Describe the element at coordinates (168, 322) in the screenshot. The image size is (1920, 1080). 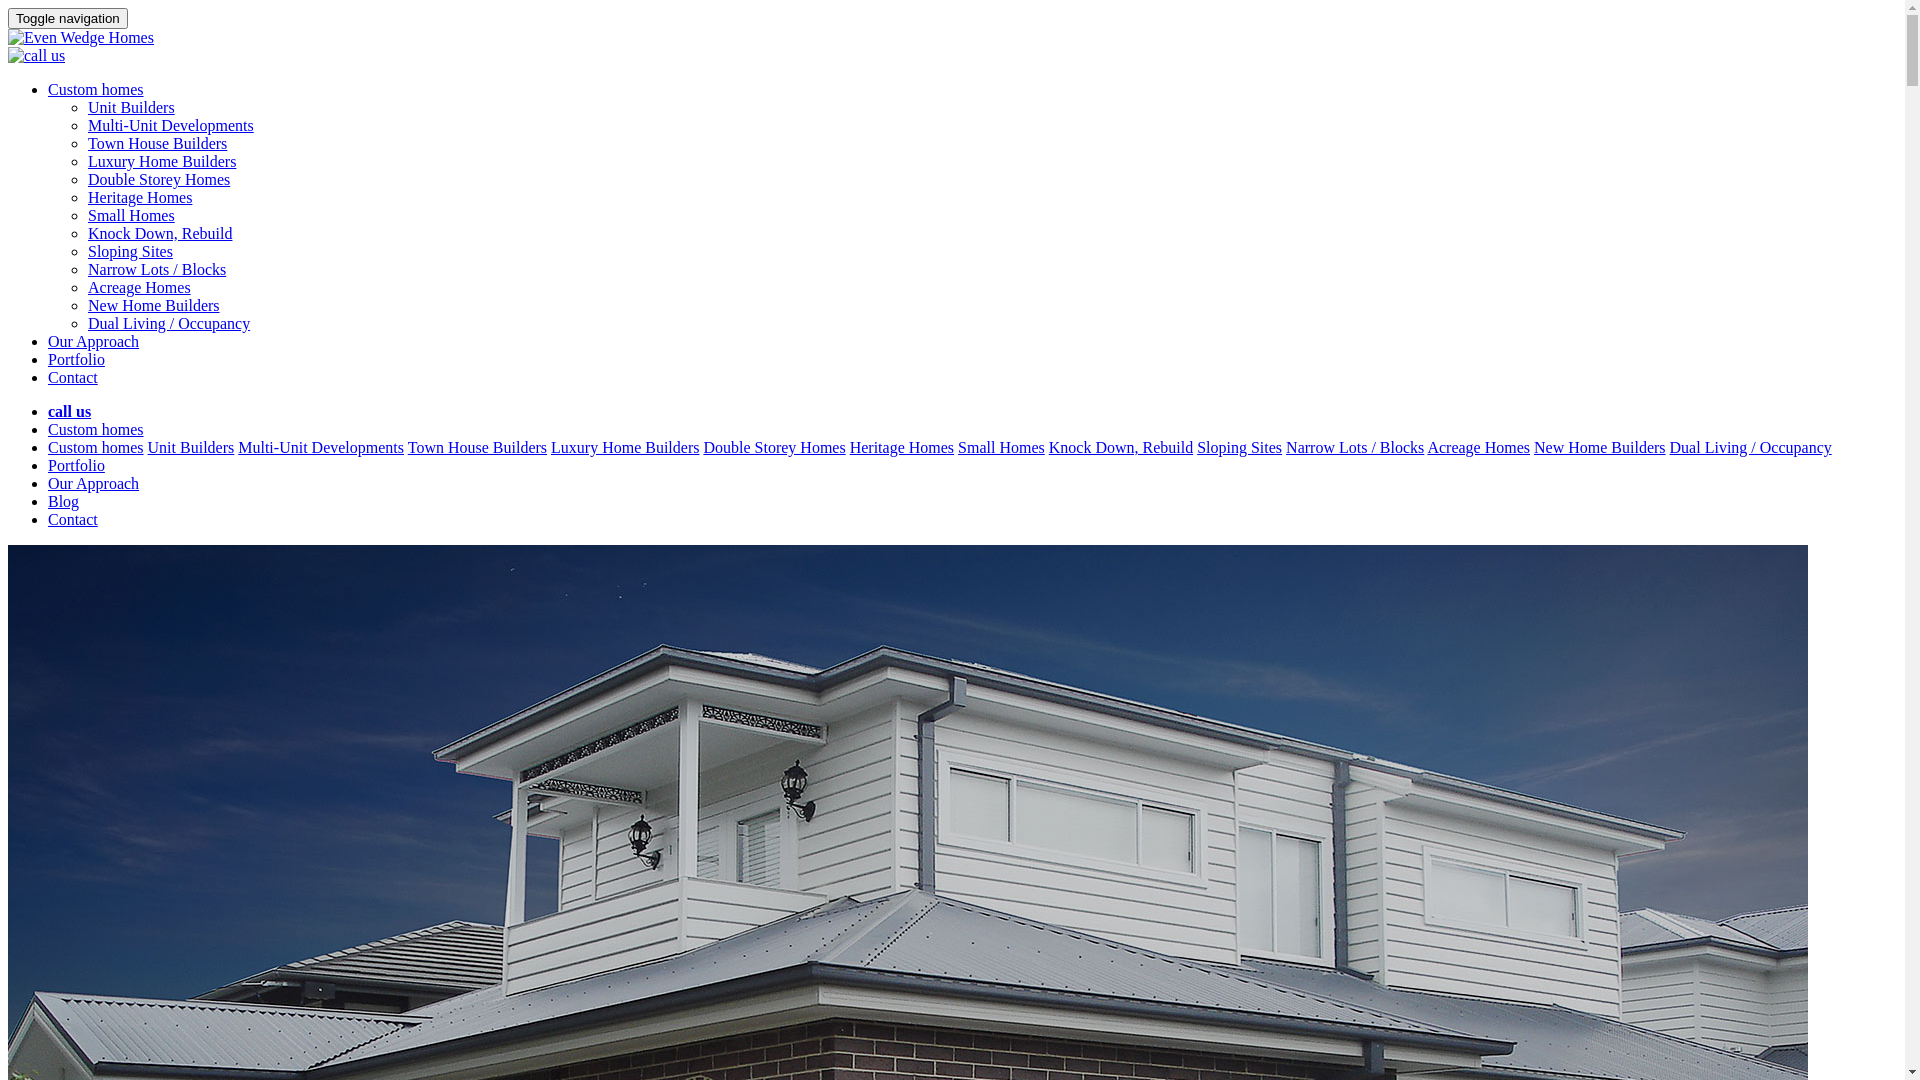
I see `'Dual Living / Occupancy'` at that location.